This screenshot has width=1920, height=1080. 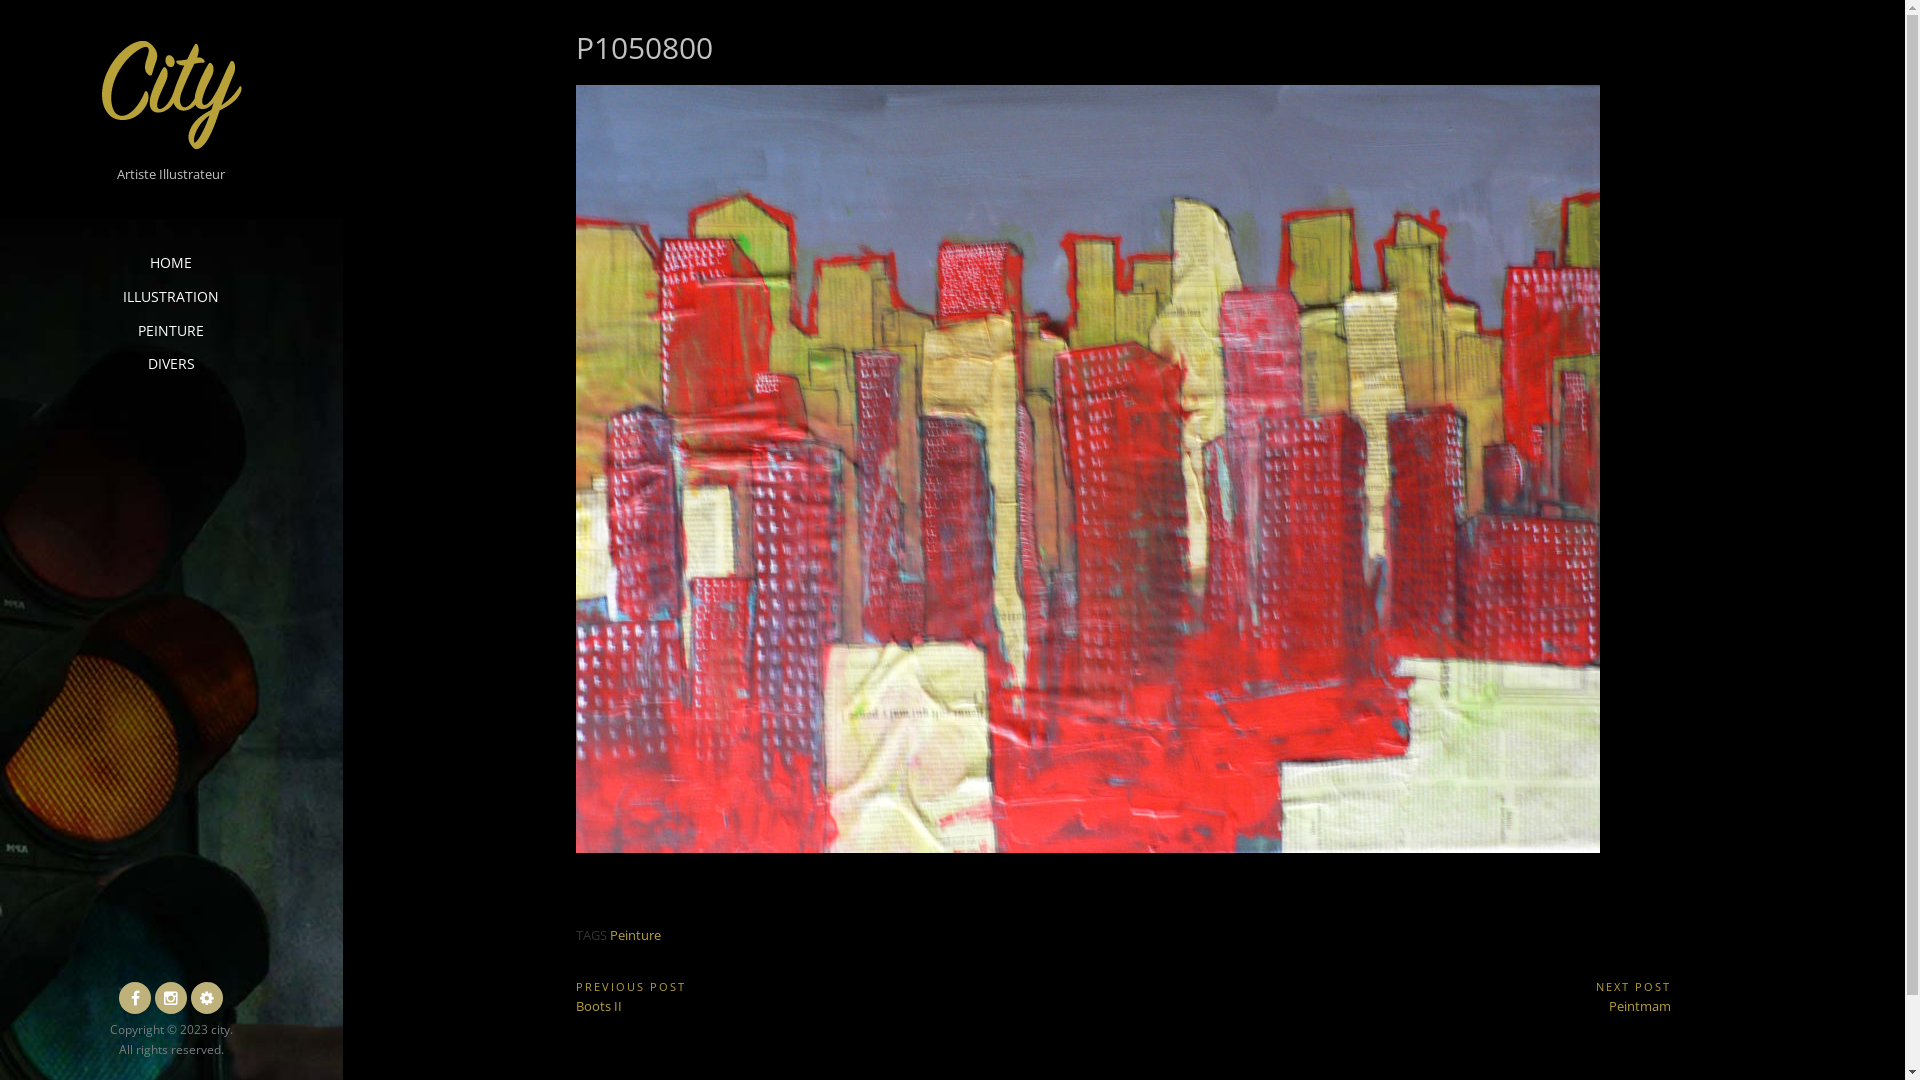 What do you see at coordinates (171, 363) in the screenshot?
I see `'DIVERS'` at bounding box center [171, 363].